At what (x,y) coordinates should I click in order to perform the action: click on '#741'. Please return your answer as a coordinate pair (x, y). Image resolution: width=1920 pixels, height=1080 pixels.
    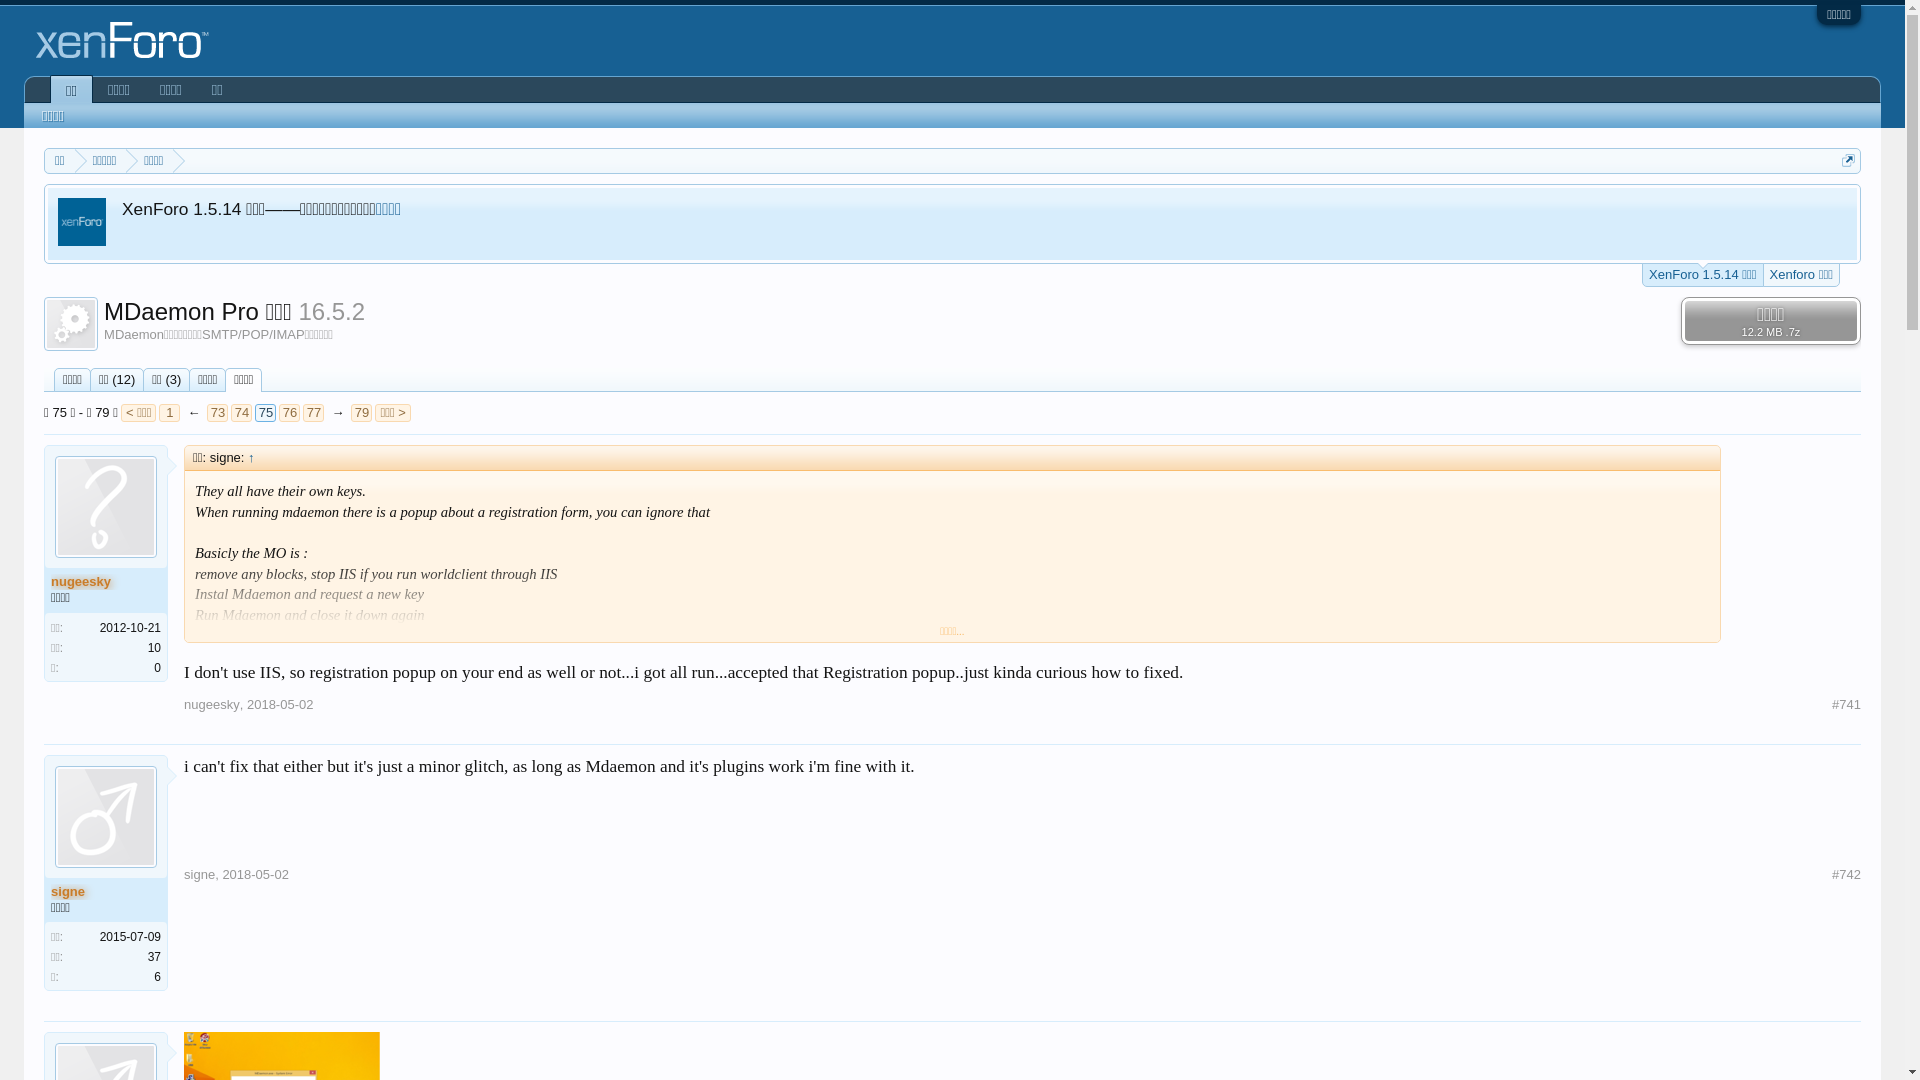
    Looking at the image, I should click on (1845, 704).